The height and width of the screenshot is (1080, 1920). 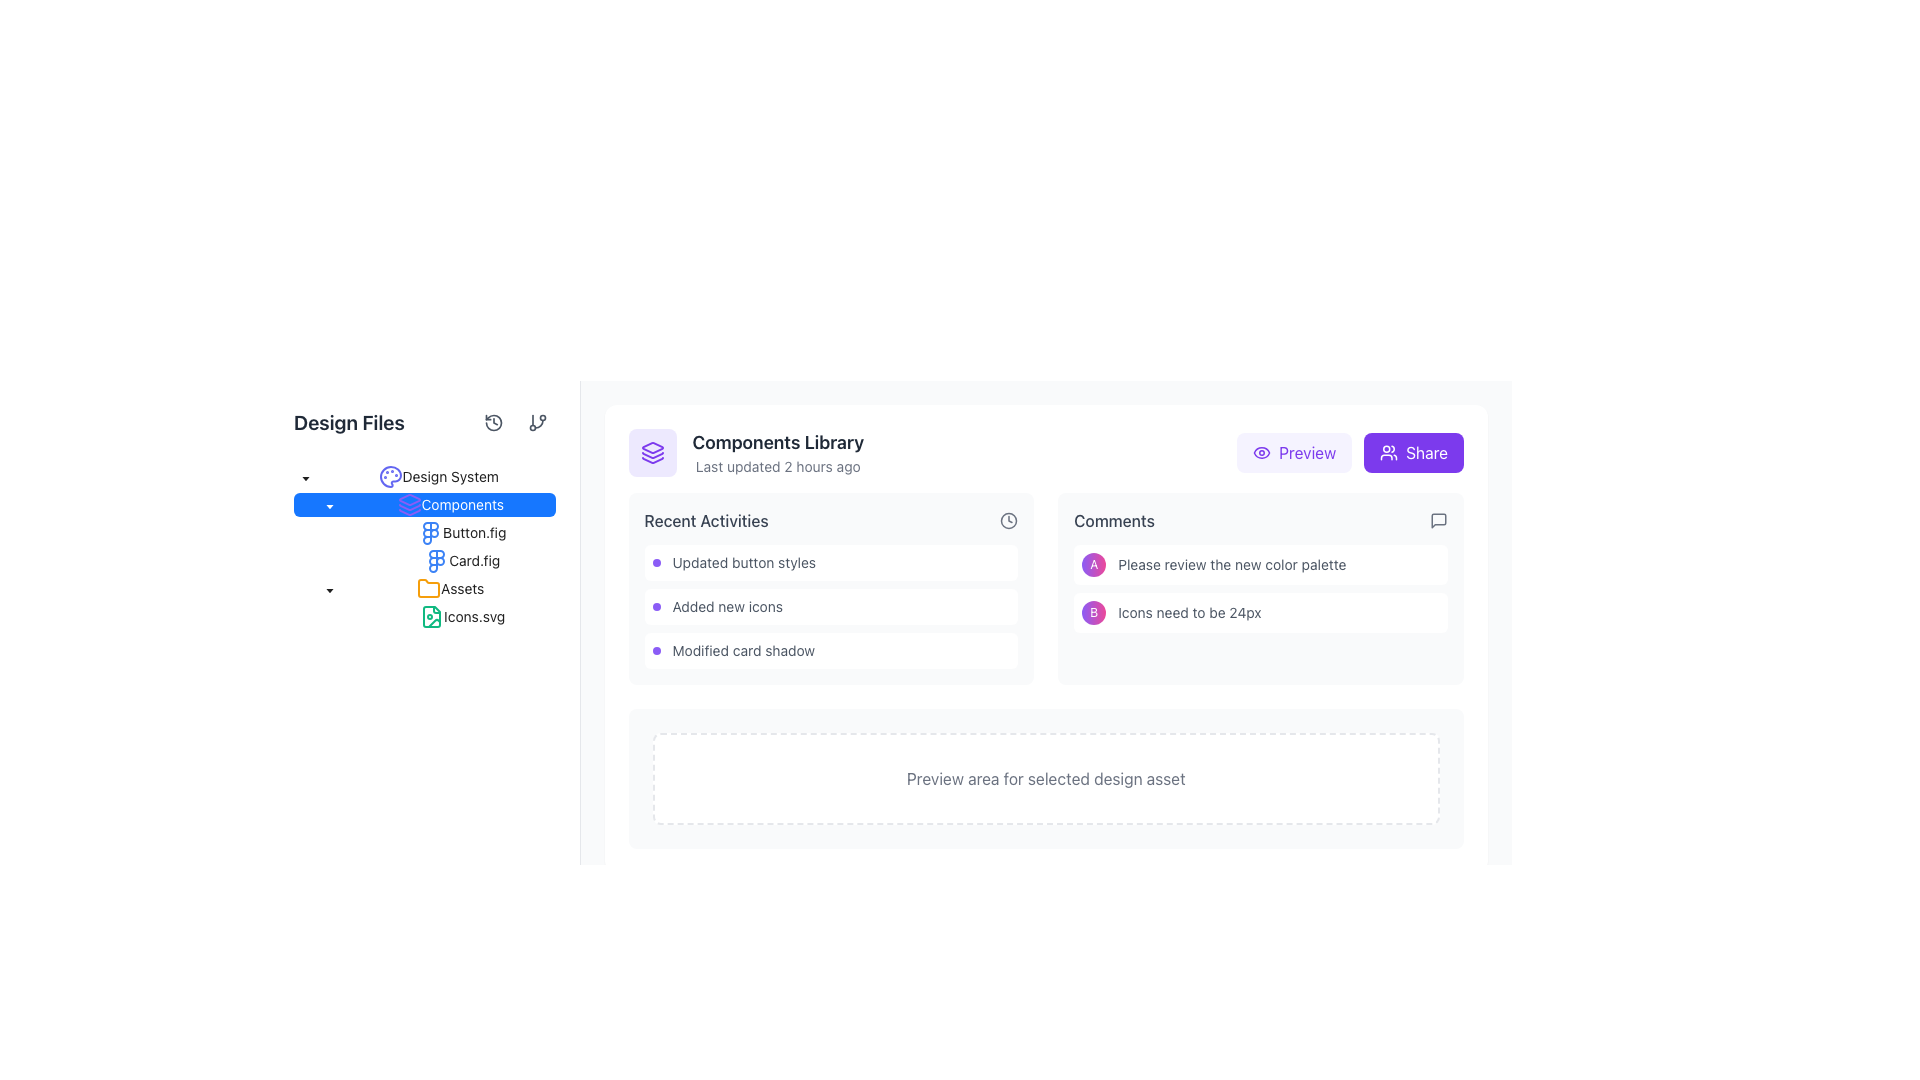 What do you see at coordinates (423, 616) in the screenshot?
I see `the Tree item representing the file named 'Icons.svg' located under the 'Assets' folder in the 'Components' section of the left panel` at bounding box center [423, 616].